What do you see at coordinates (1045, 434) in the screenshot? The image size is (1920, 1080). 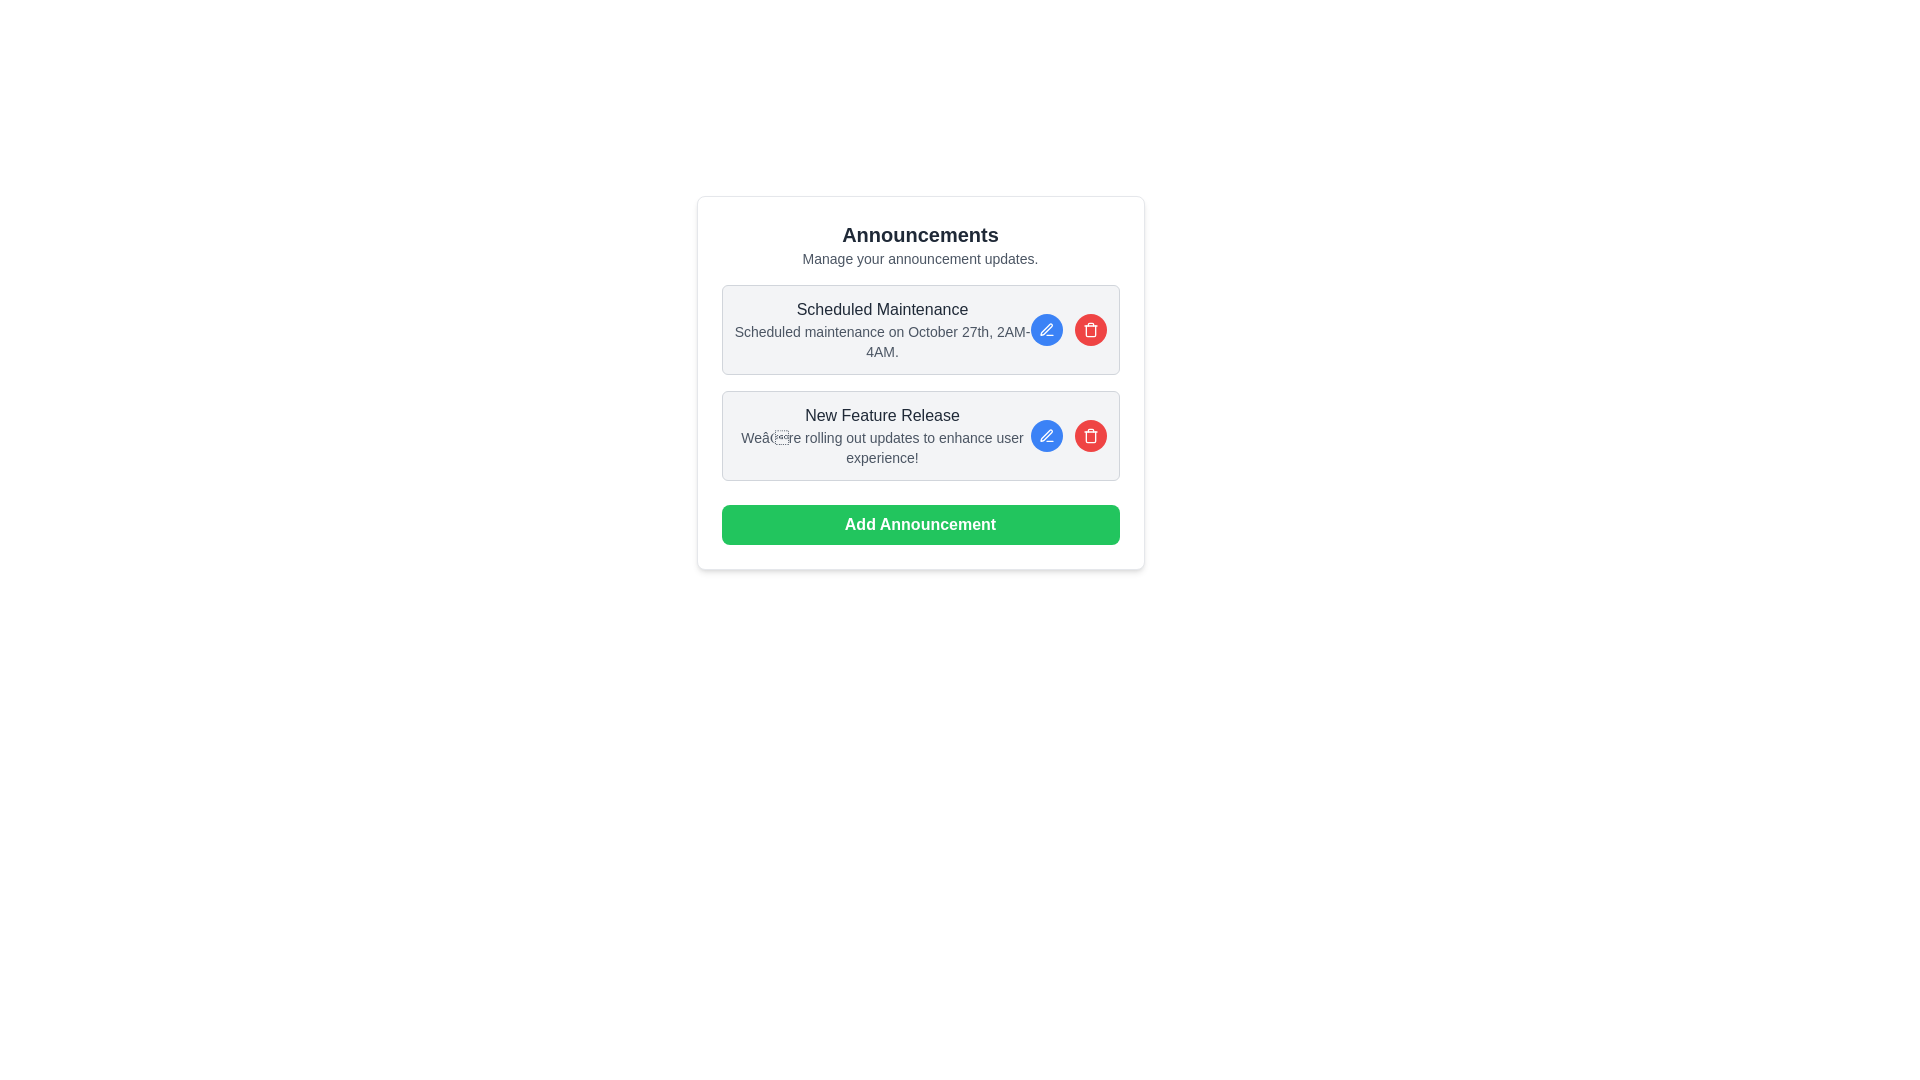 I see `the edit button located to the right of the 'New Feature Release' announcement` at bounding box center [1045, 434].